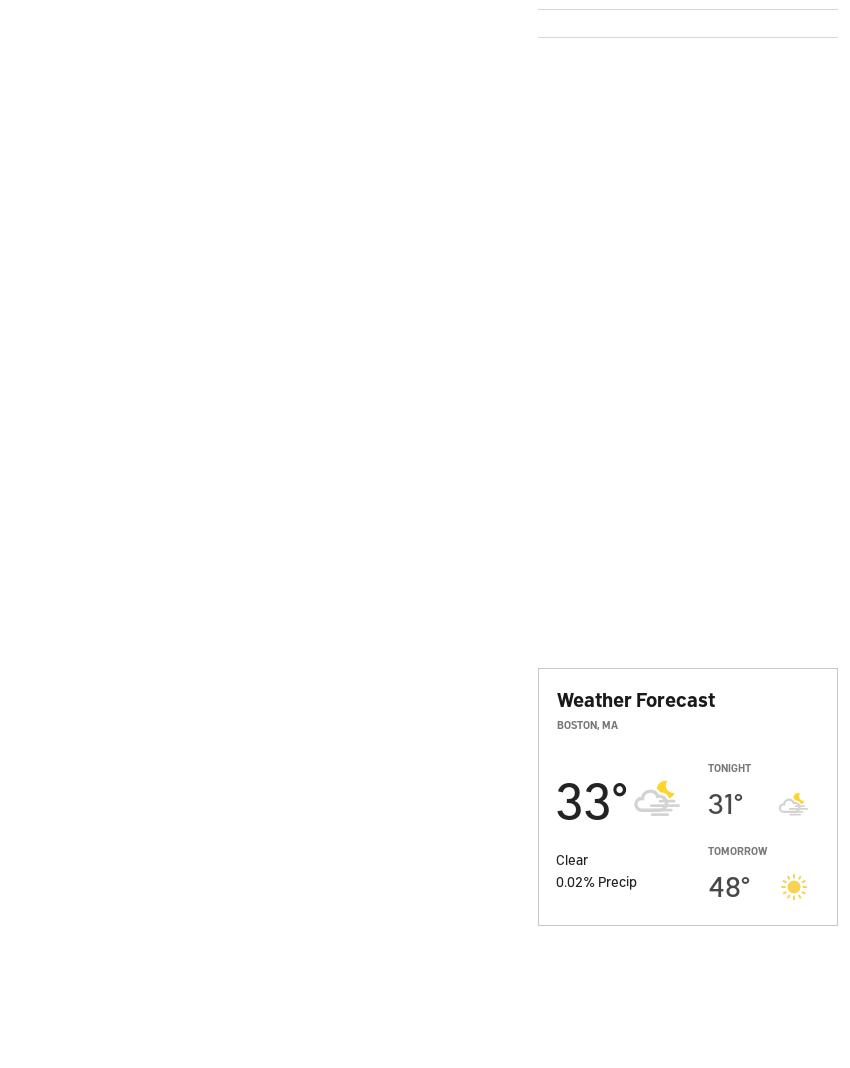 This screenshot has height=1068, width=850. I want to click on '31', so click(706, 801).